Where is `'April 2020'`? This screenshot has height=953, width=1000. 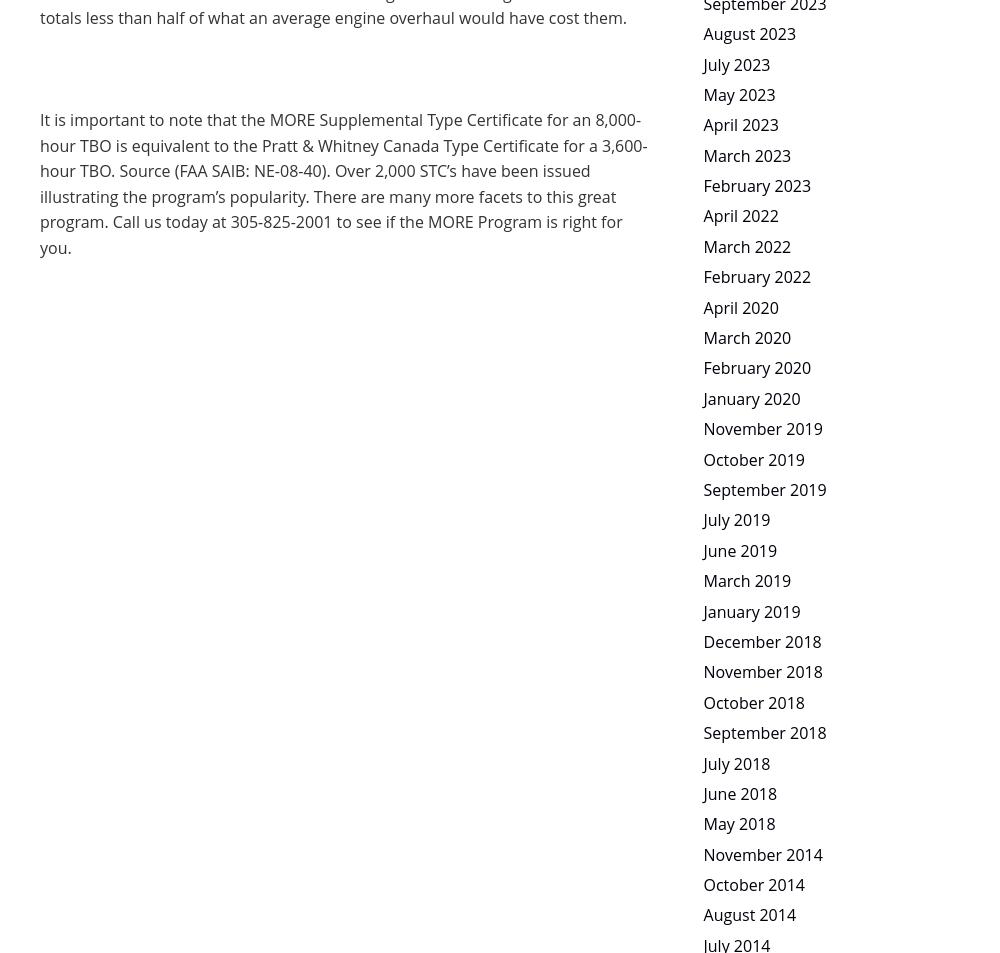 'April 2020' is located at coordinates (702, 305).